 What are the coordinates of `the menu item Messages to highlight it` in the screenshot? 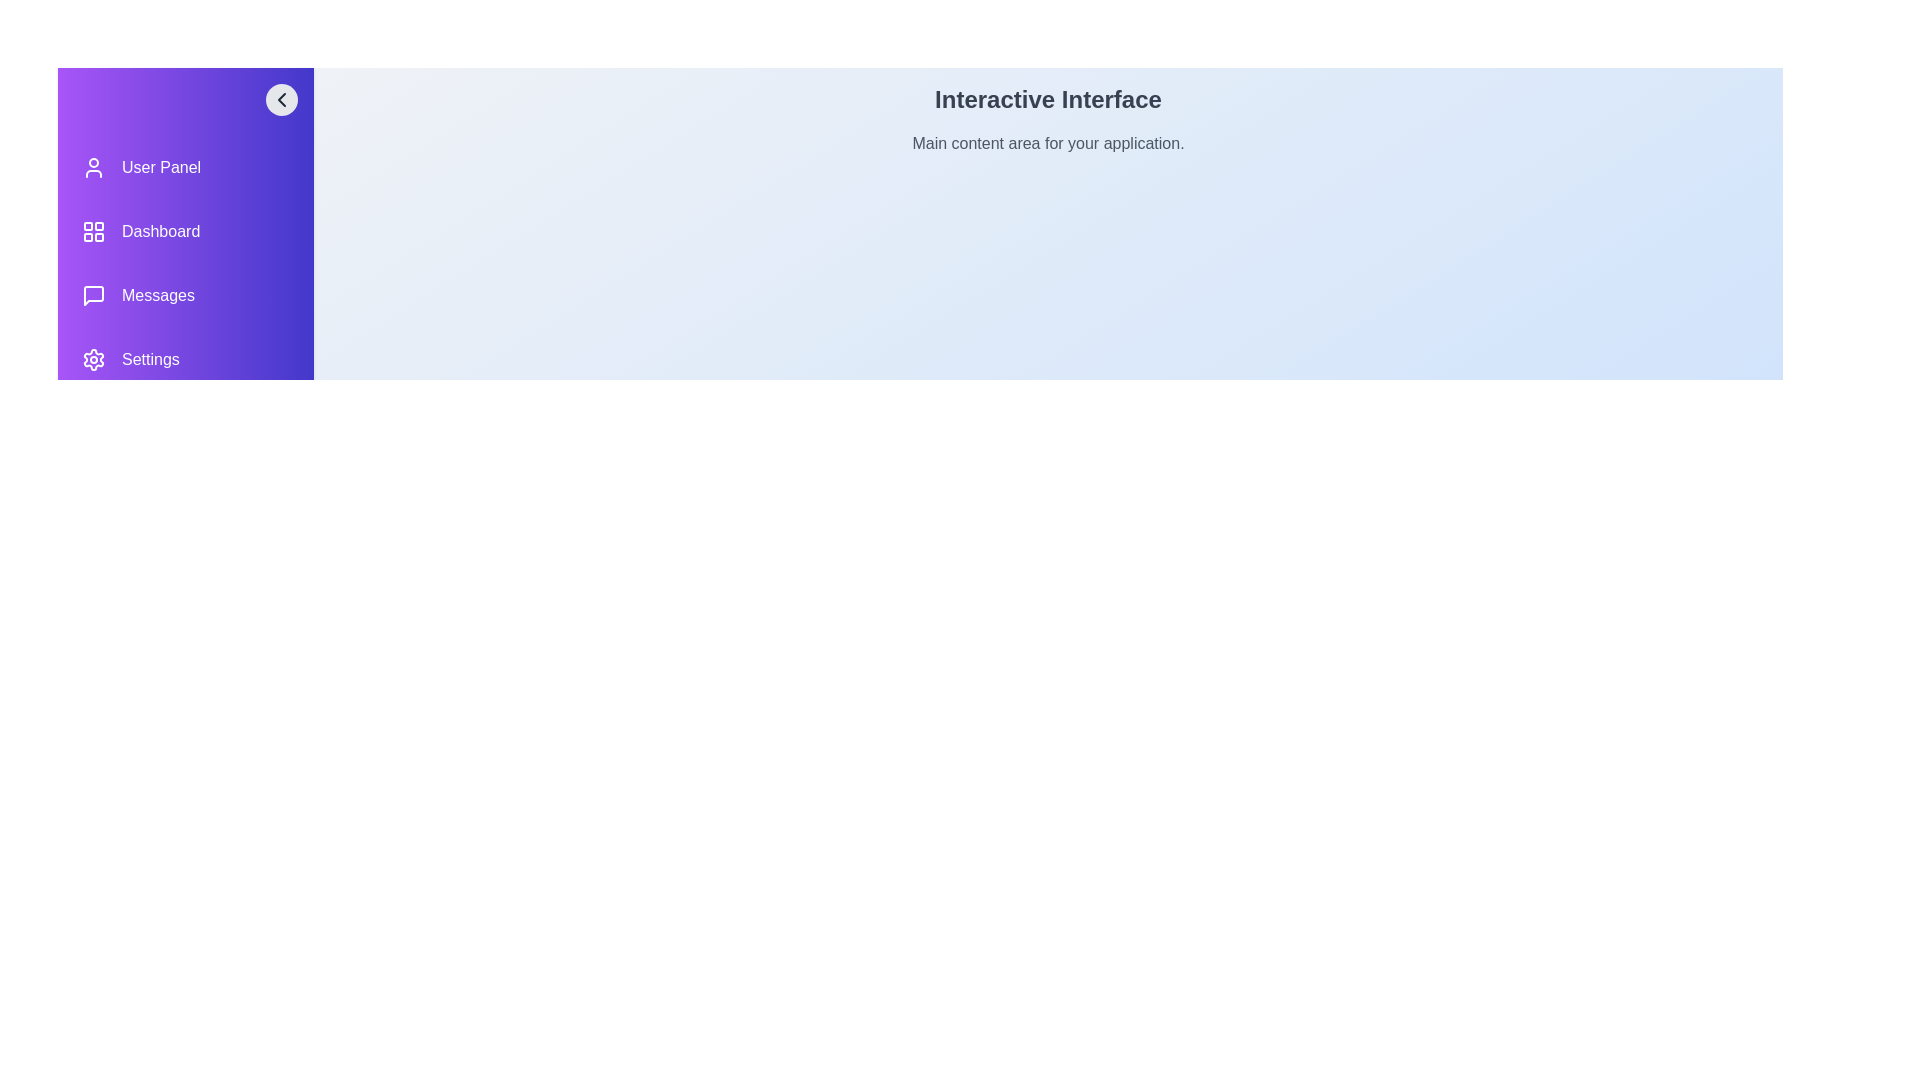 It's located at (186, 296).